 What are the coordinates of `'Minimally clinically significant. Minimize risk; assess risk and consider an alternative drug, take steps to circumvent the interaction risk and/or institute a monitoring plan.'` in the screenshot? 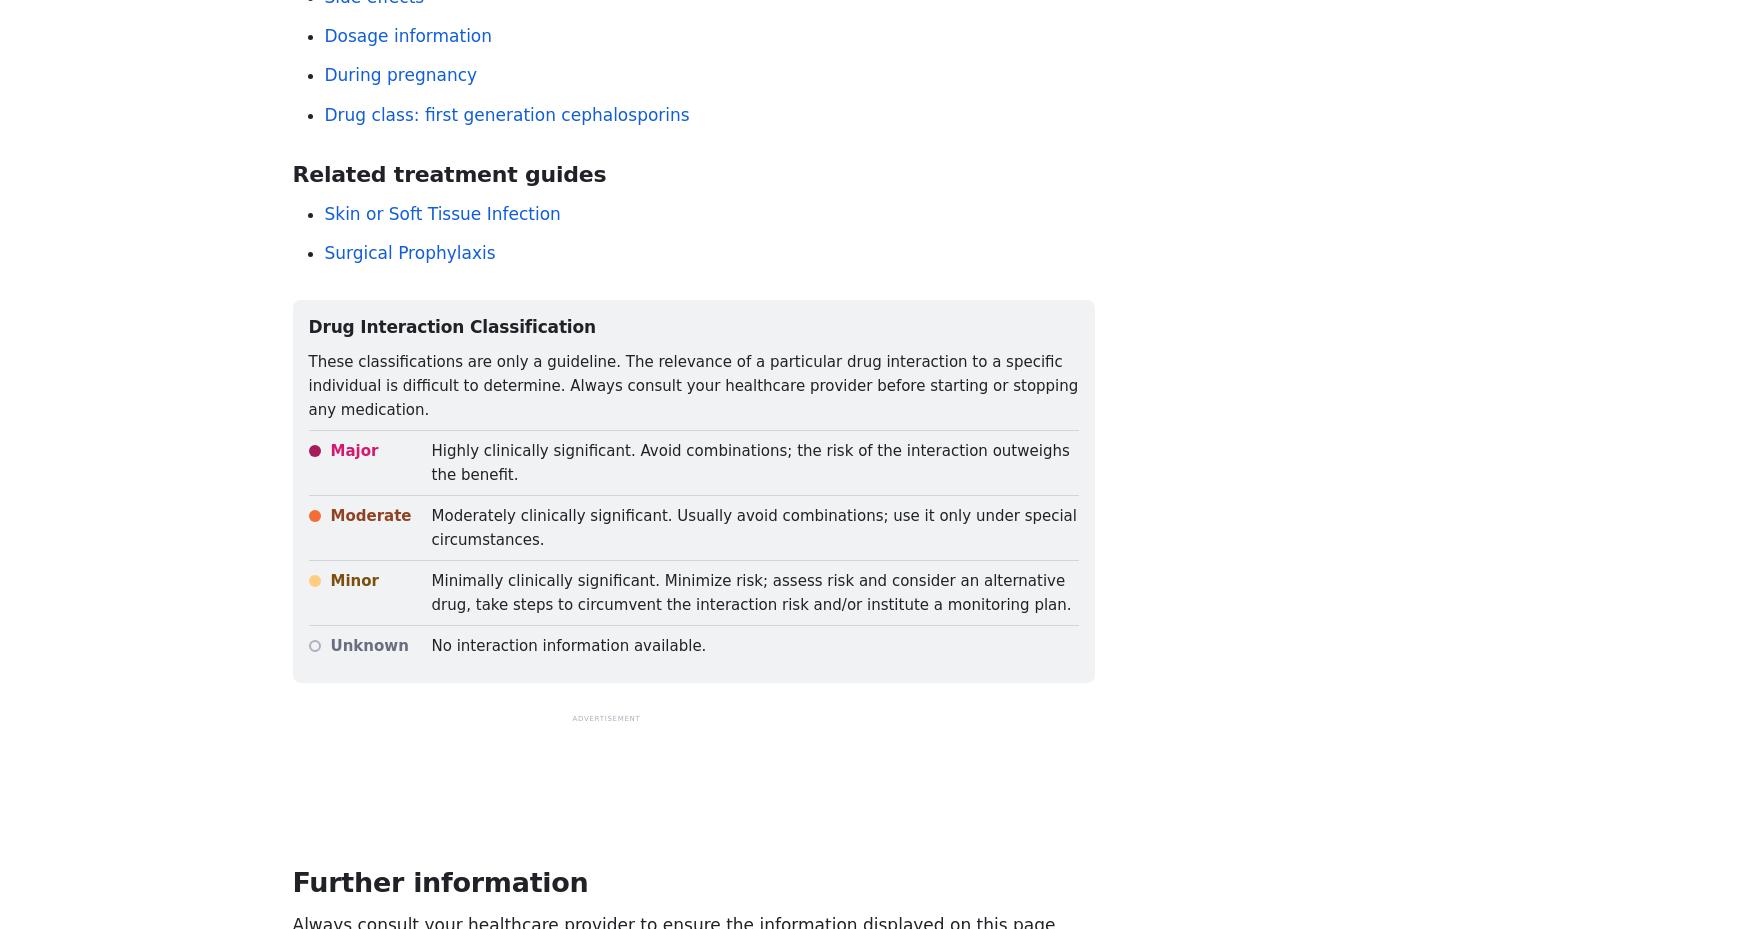 It's located at (749, 590).